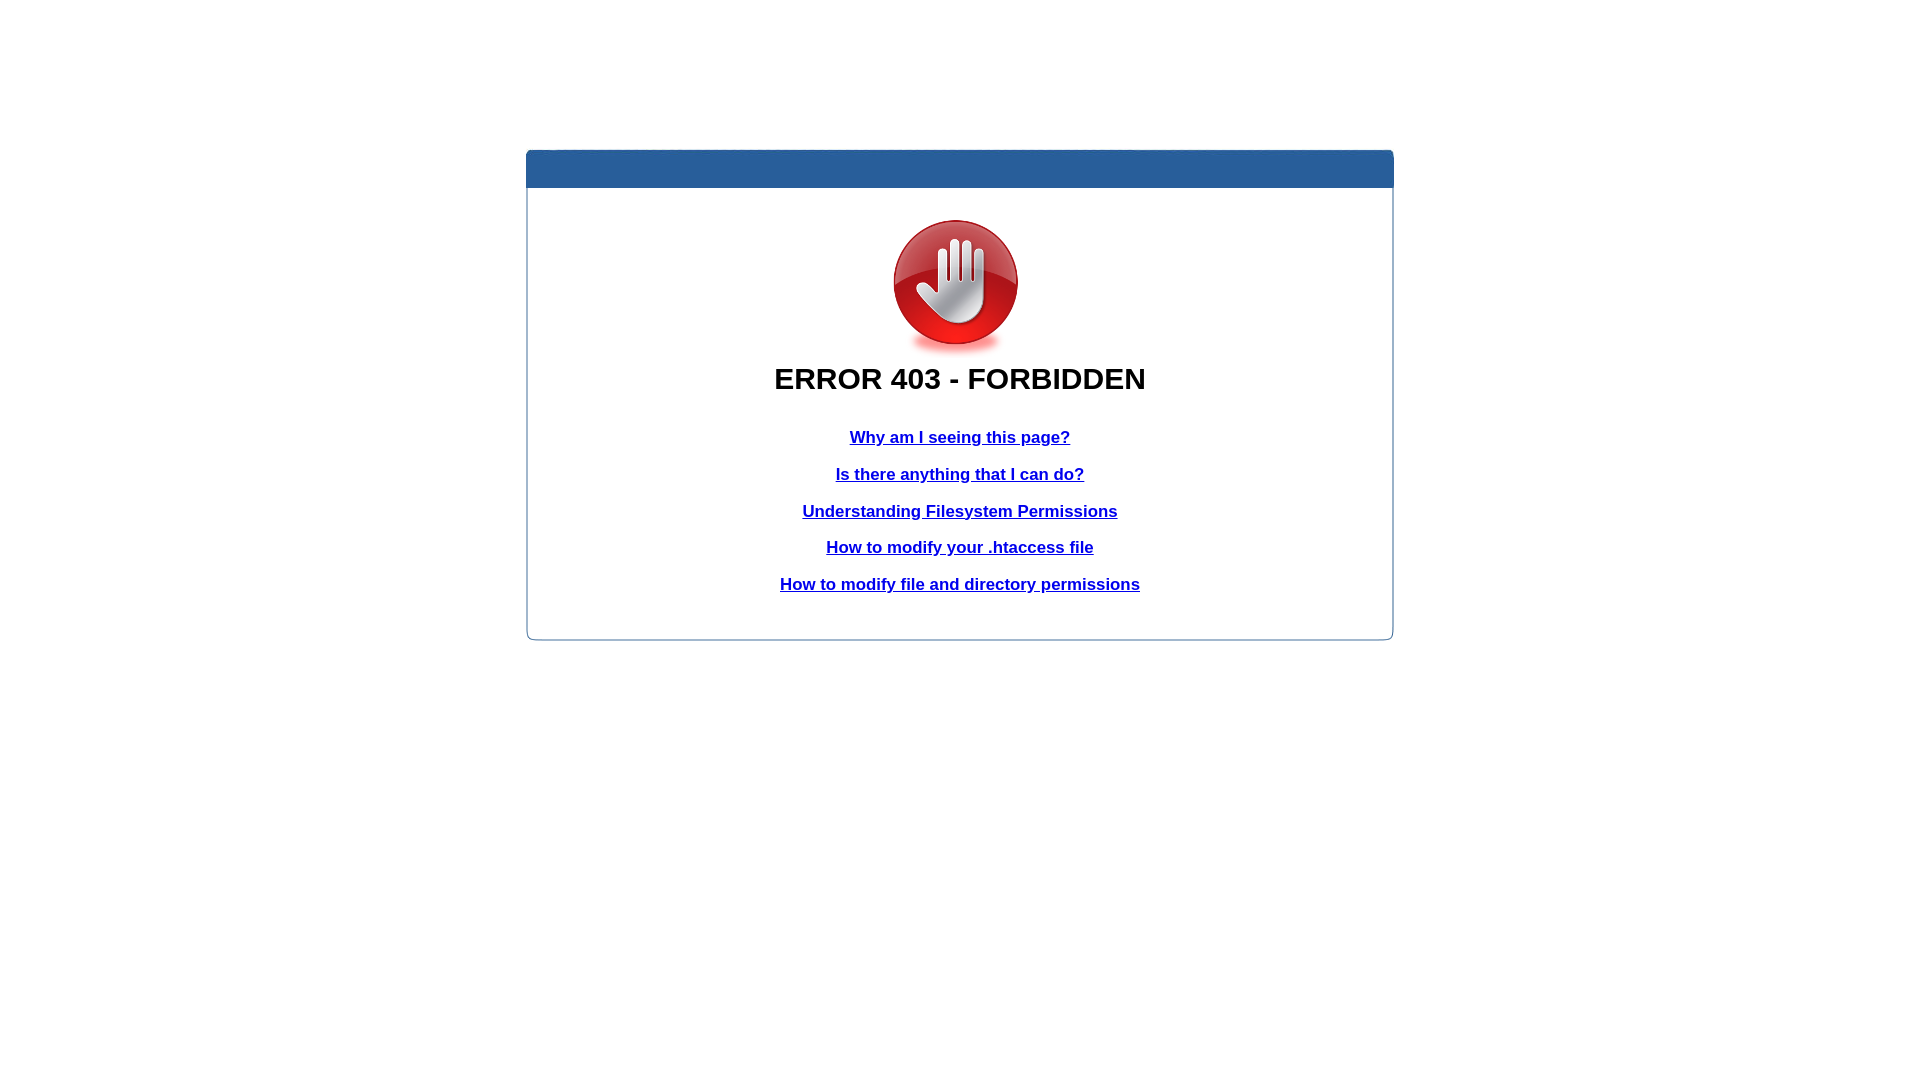 Image resolution: width=1920 pixels, height=1080 pixels. Describe the element at coordinates (958, 547) in the screenshot. I see `'How to modify your .htaccess file'` at that location.